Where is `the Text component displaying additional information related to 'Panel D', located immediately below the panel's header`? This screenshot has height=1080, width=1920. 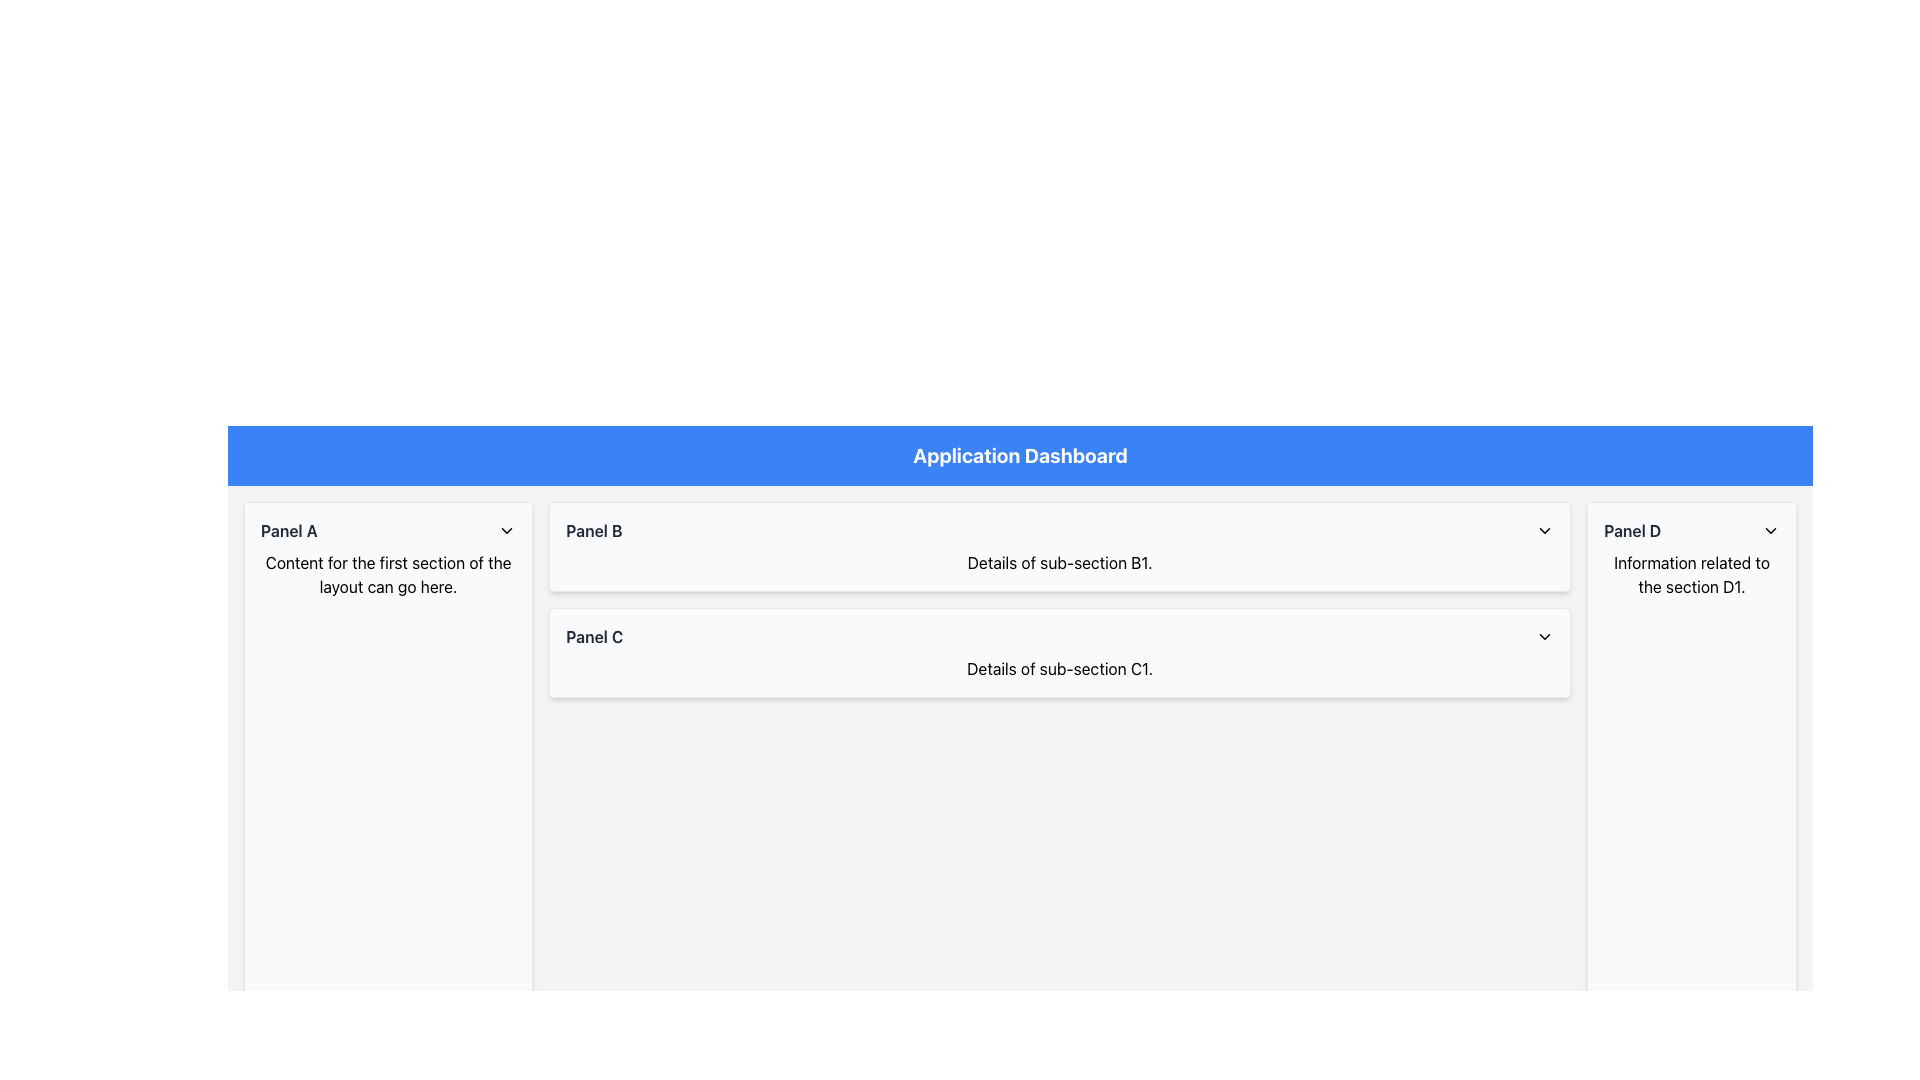 the Text component displaying additional information related to 'Panel D', located immediately below the panel's header is located at coordinates (1691, 574).